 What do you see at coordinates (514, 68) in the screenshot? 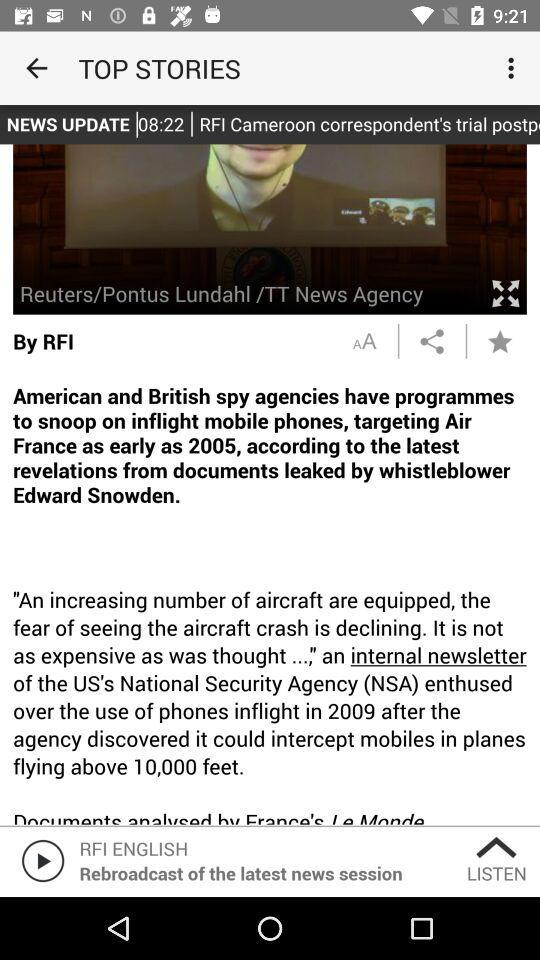
I see `icon at the top right corner` at bounding box center [514, 68].